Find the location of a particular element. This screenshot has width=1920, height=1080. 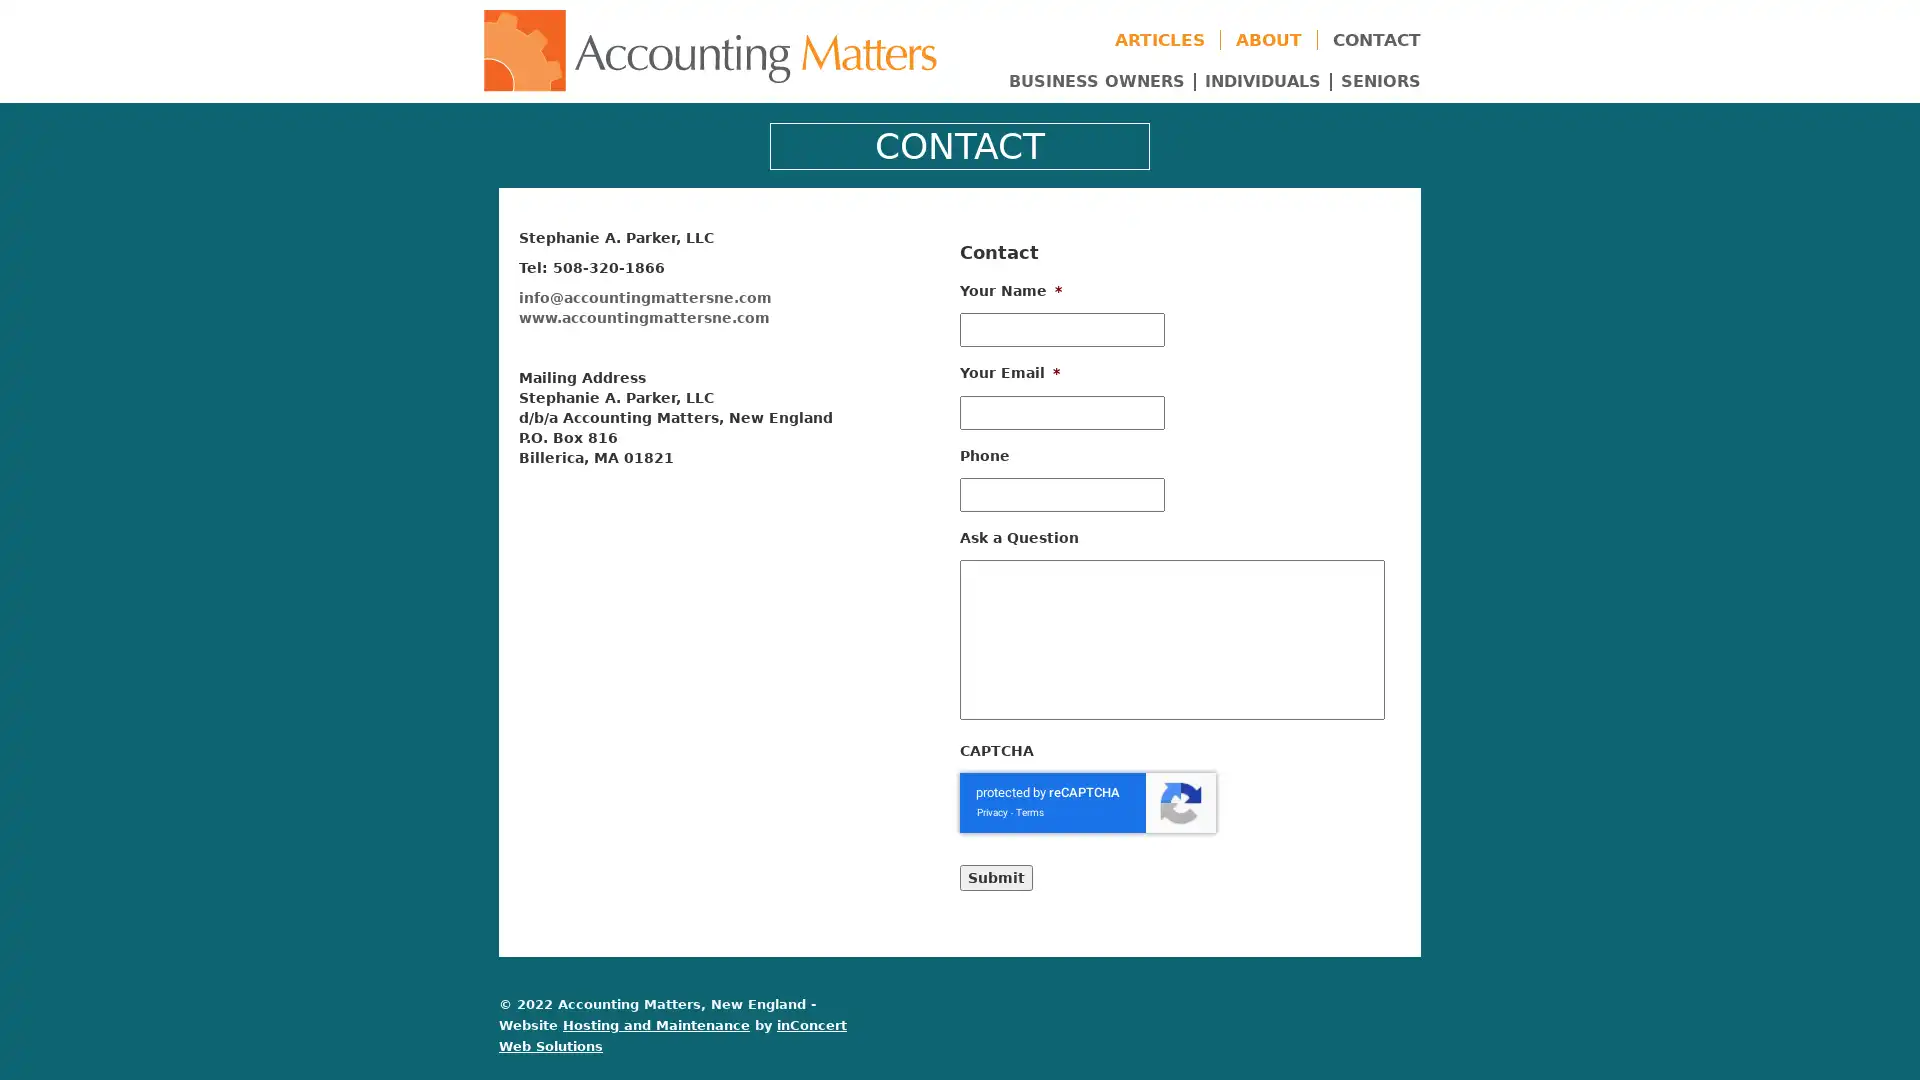

Submit is located at coordinates (996, 877).